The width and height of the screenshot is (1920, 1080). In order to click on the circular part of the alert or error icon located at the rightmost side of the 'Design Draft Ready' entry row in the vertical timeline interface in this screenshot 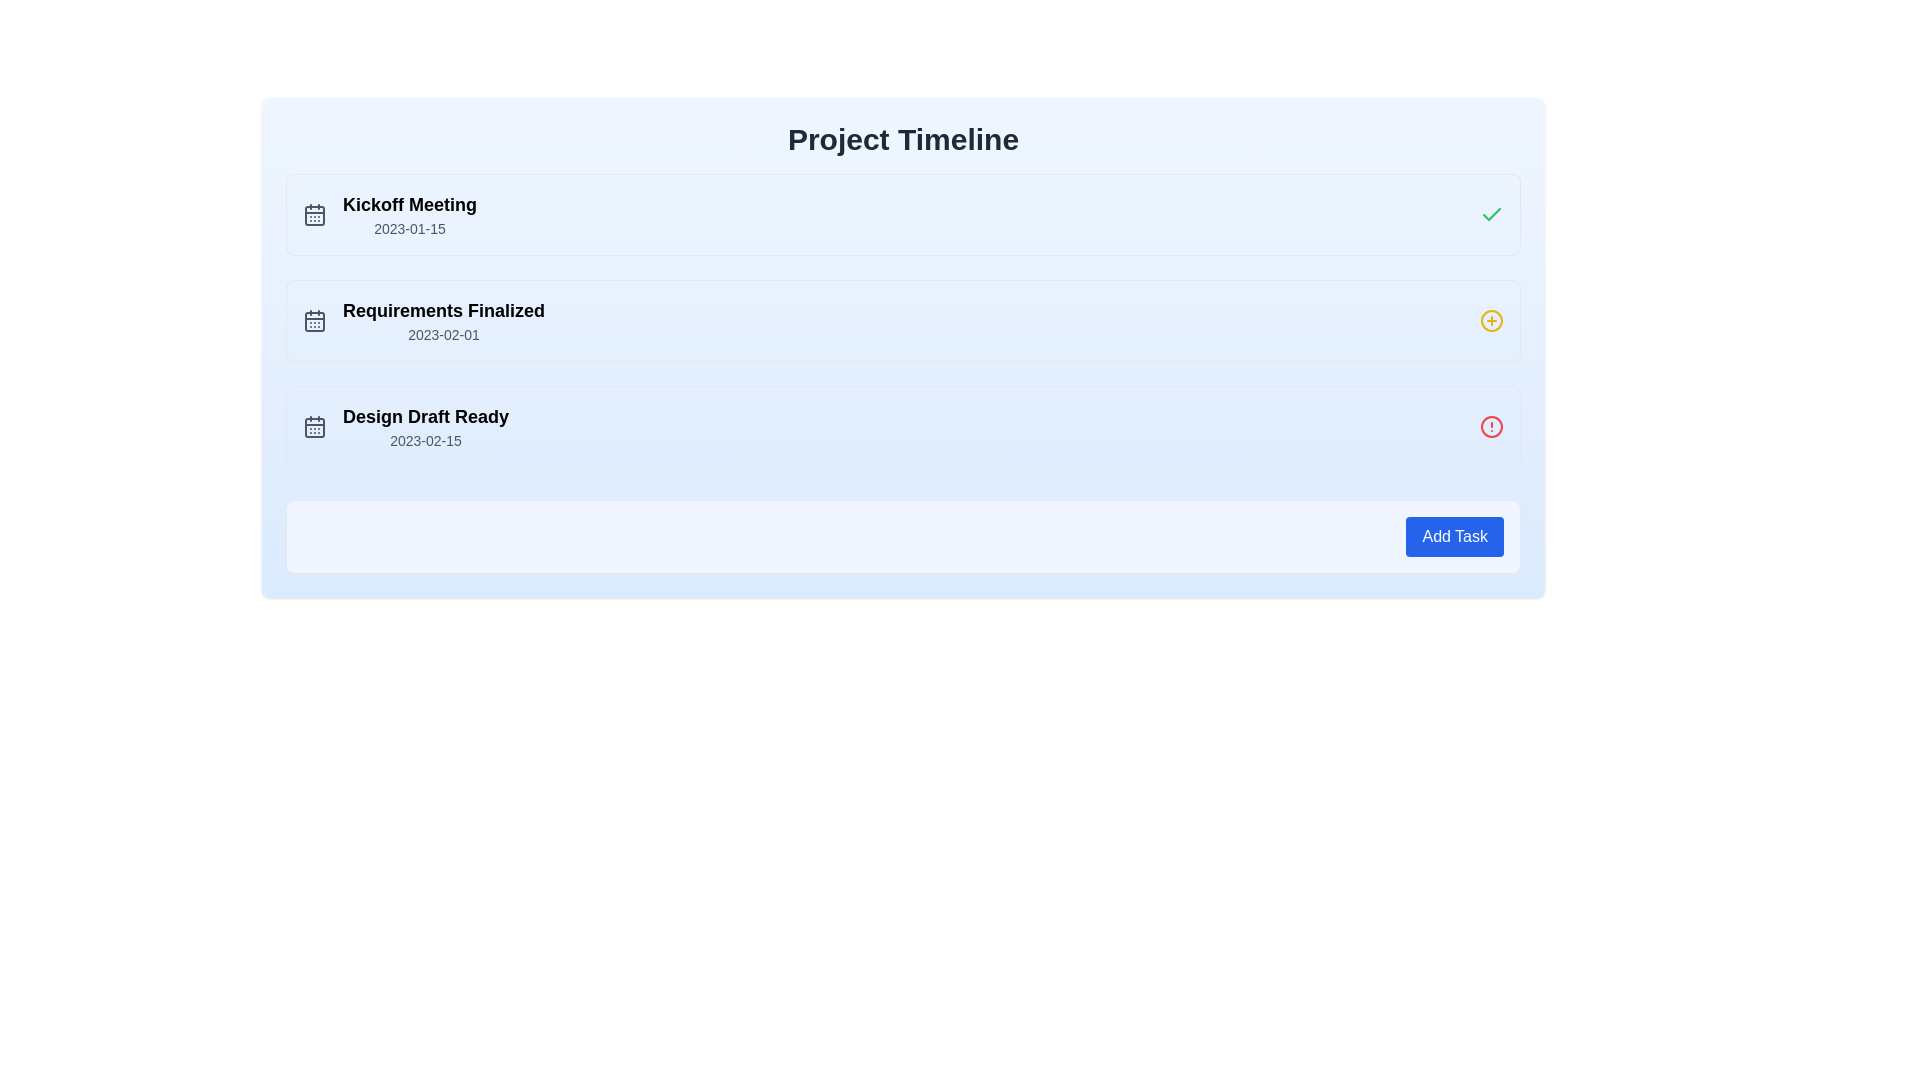, I will do `click(1492, 426)`.